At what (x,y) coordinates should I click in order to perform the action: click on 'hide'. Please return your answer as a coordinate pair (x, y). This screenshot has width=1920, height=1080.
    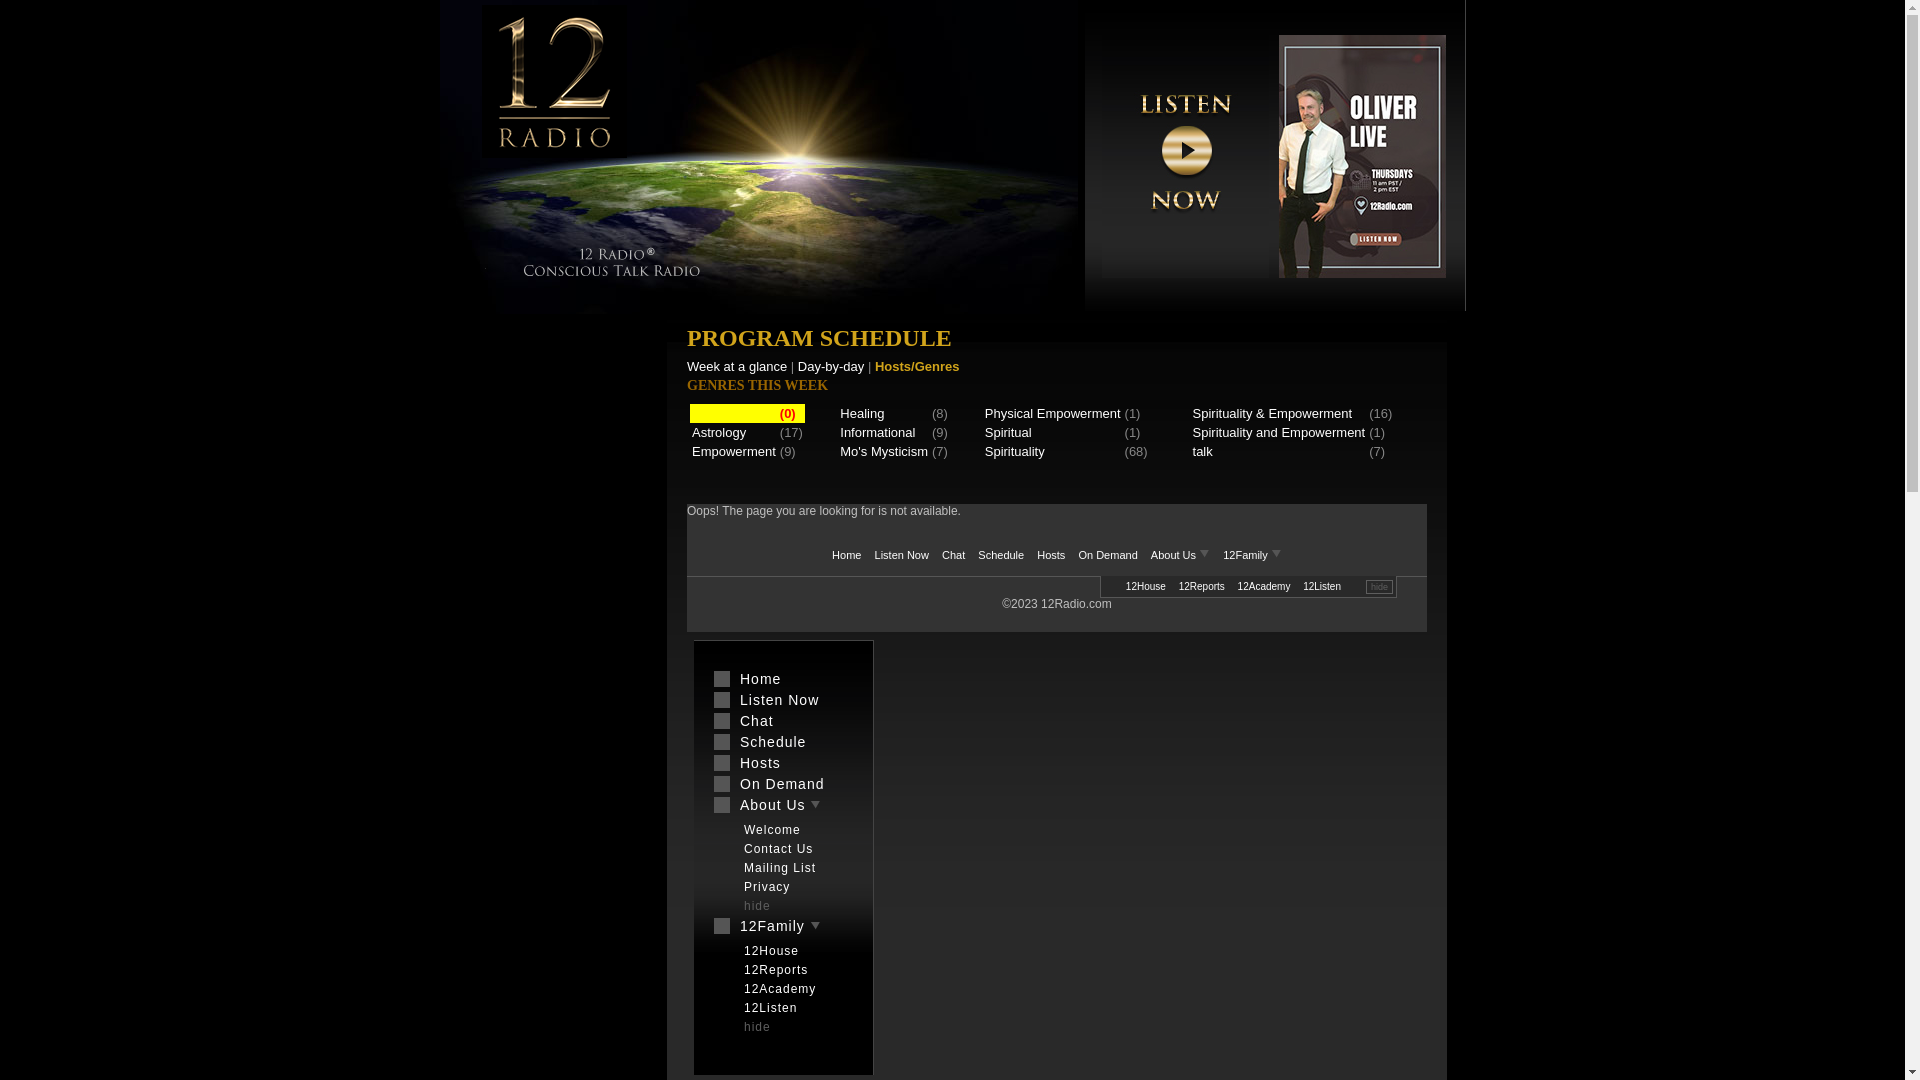
    Looking at the image, I should click on (1378, 585).